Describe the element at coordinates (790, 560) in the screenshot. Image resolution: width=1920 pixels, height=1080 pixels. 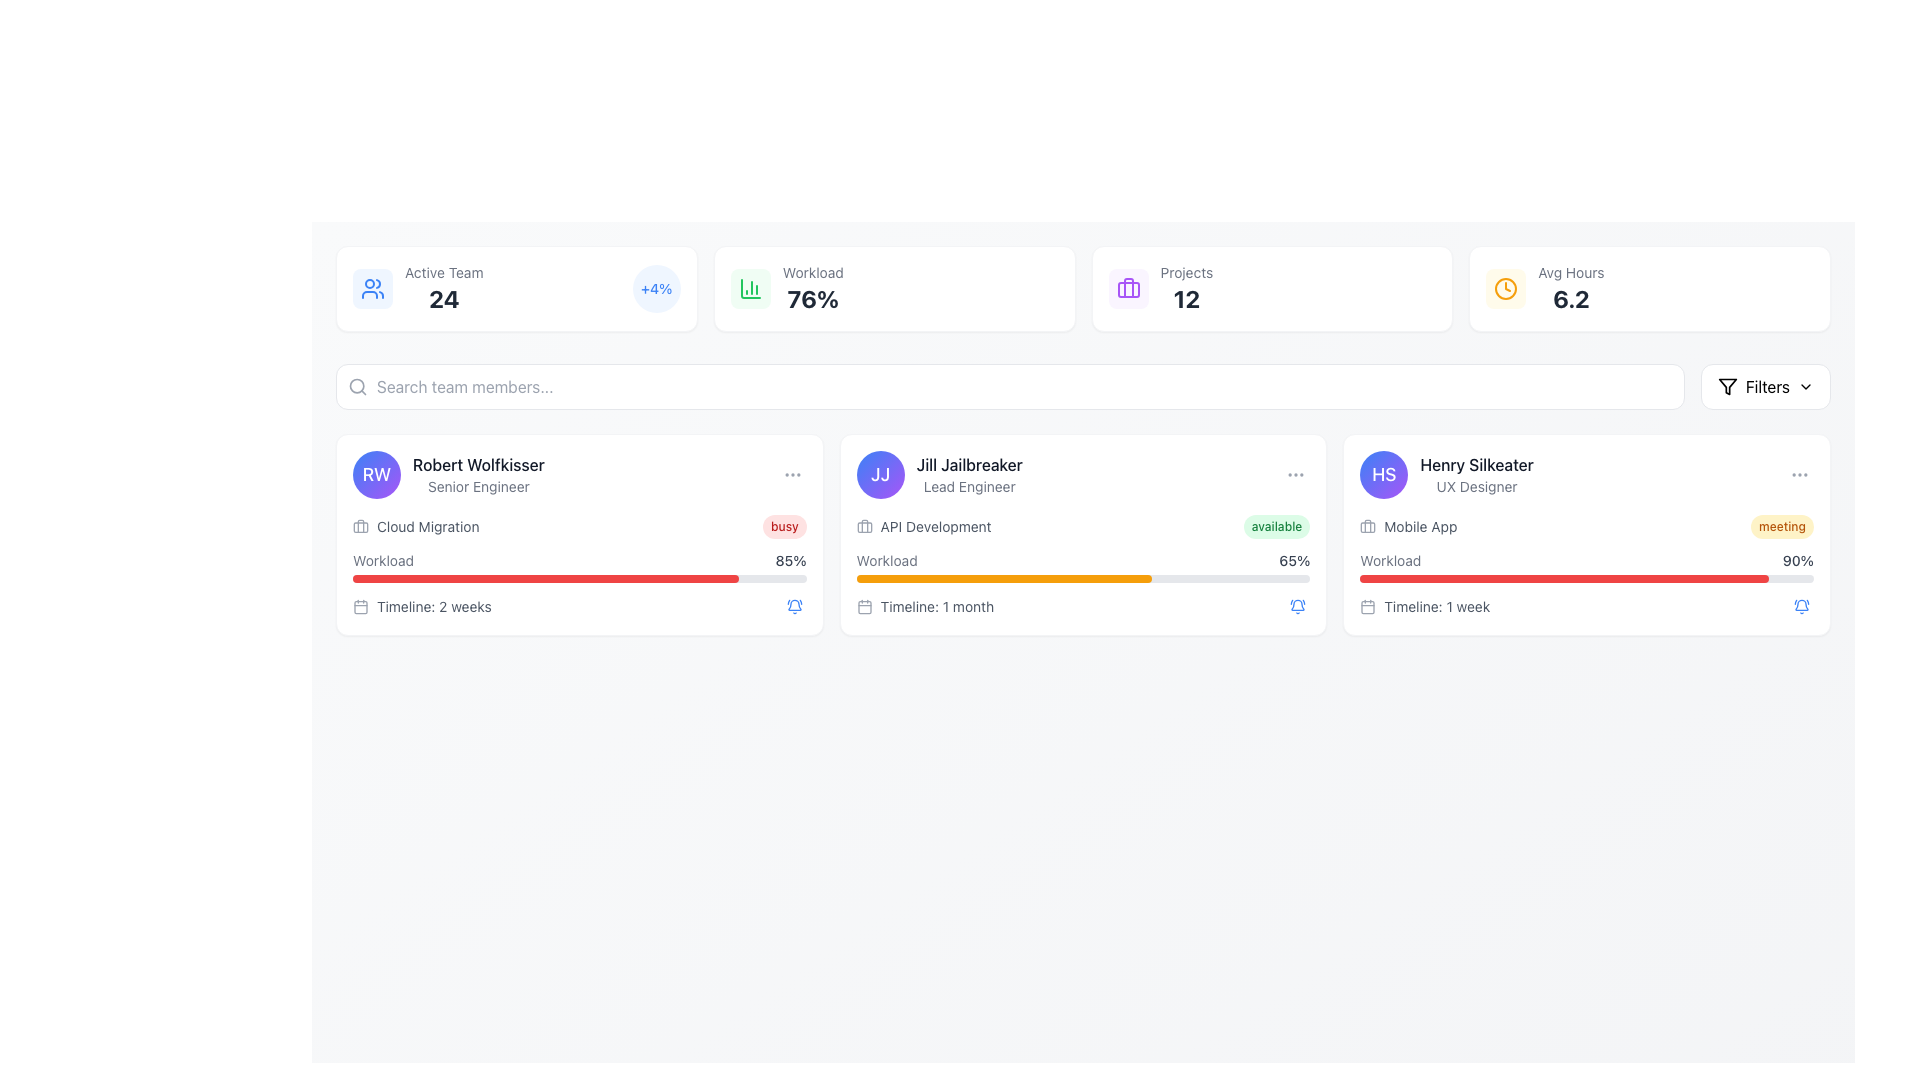
I see `the text displaying '85%' which is located in the lower section of the first card, to the far right of the 'Workload' label and aligning with the progress bar's end point` at that location.